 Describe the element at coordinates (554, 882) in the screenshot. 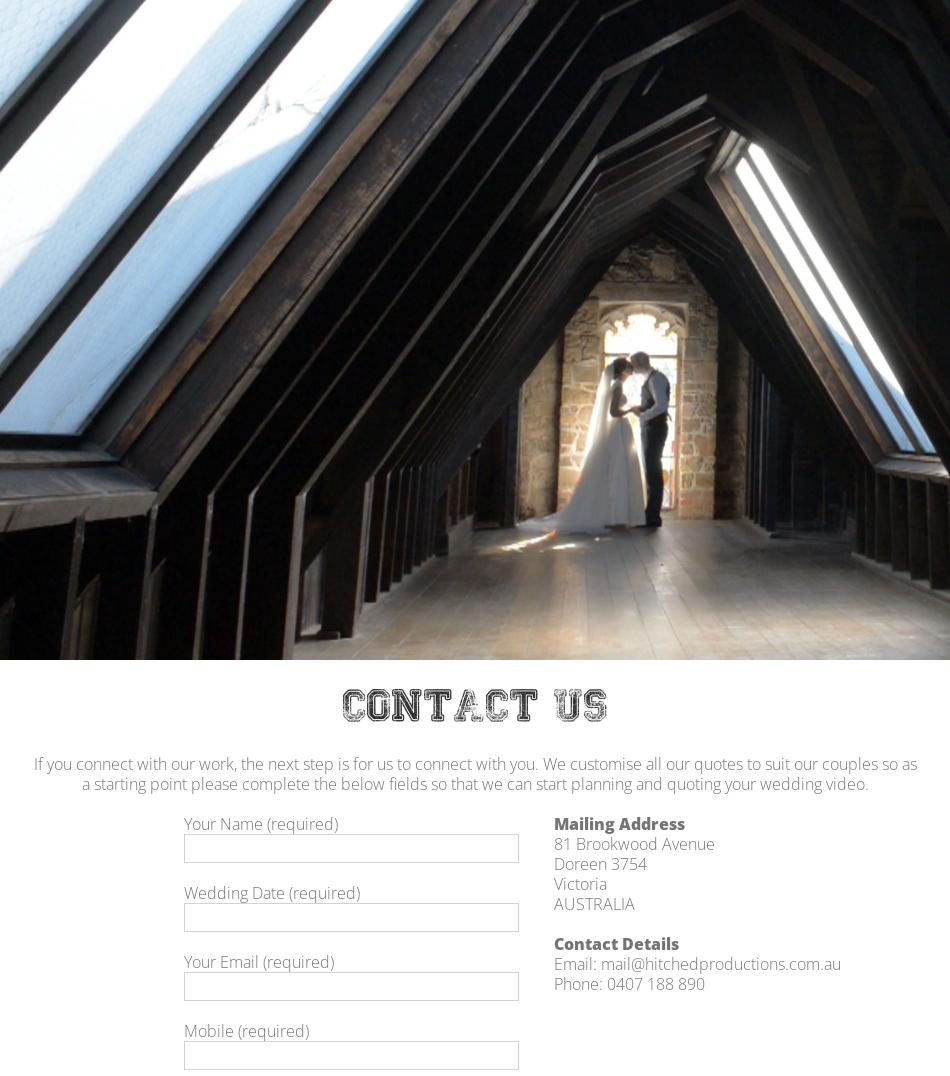

I see `'Victoria'` at that location.